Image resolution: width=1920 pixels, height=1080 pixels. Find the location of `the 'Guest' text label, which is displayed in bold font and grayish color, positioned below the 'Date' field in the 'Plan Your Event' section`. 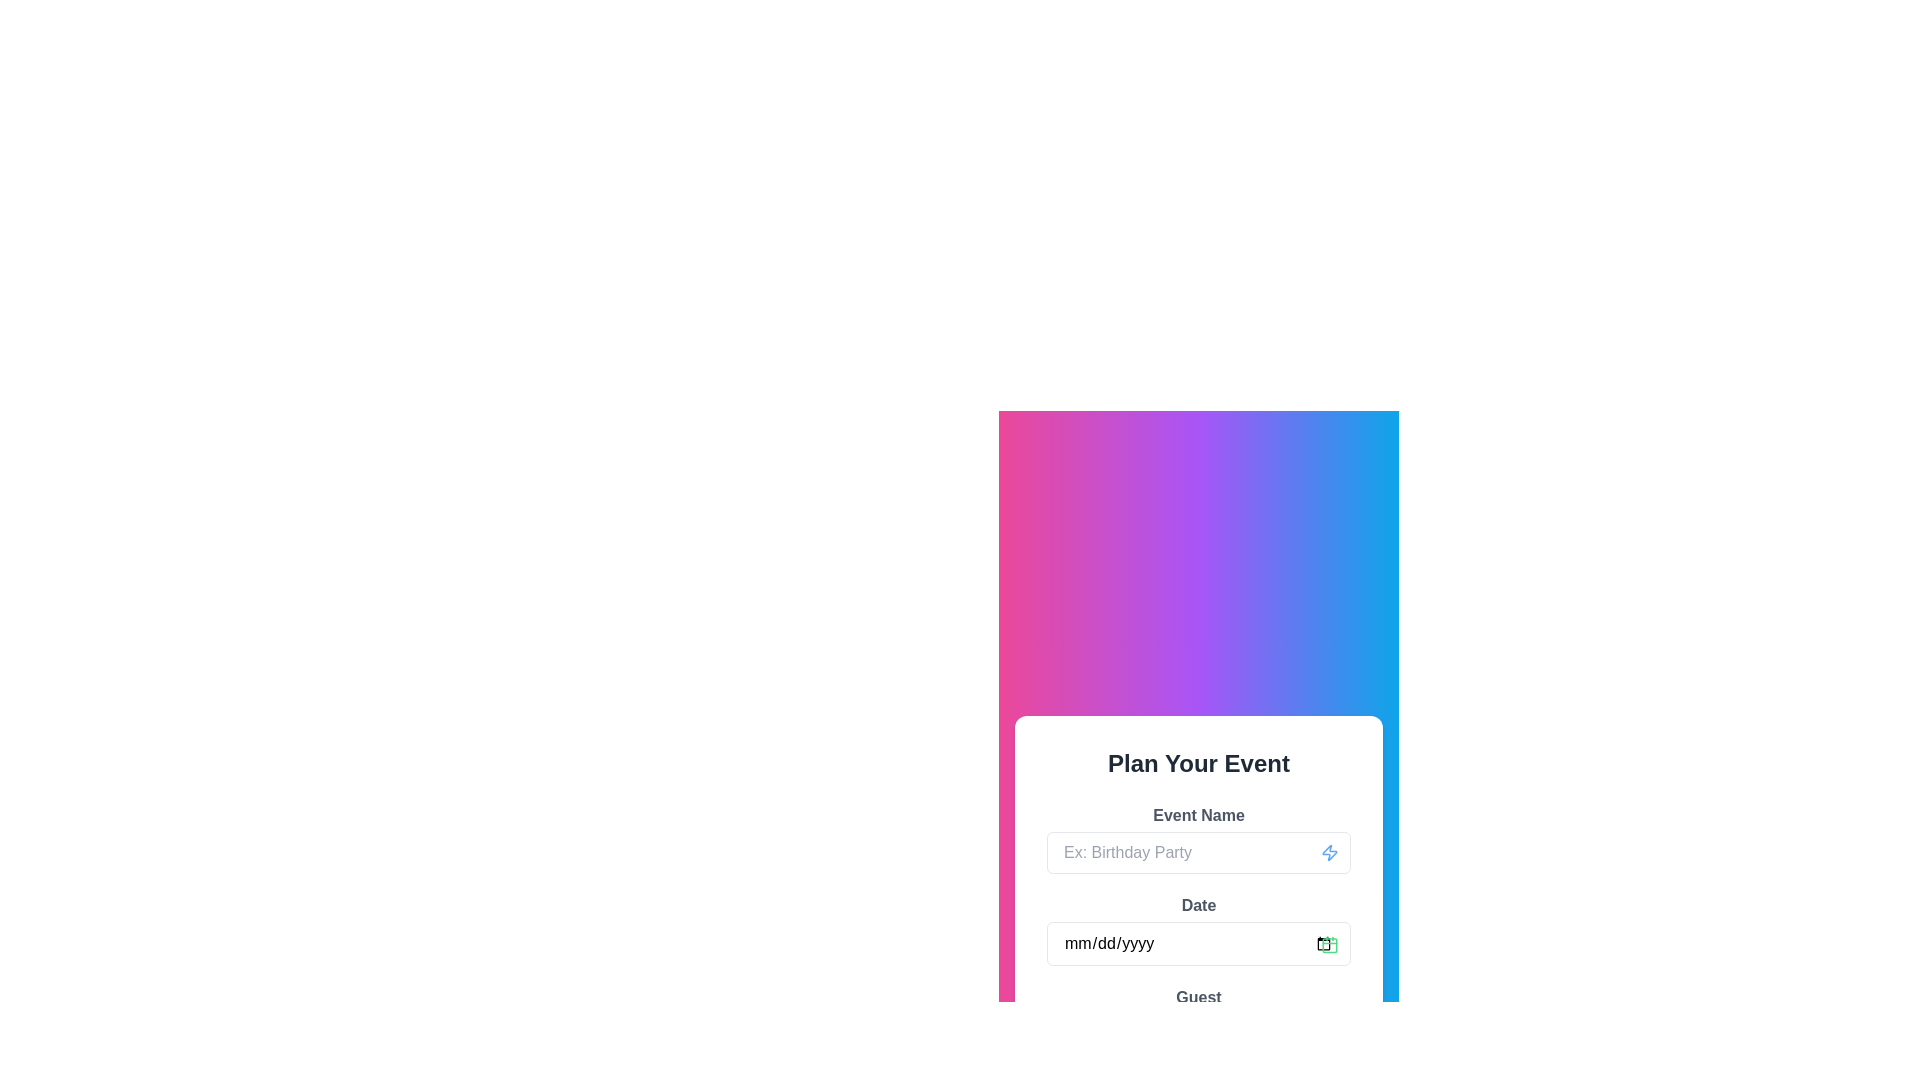

the 'Guest' text label, which is displayed in bold font and grayish color, positioned below the 'Date' field in the 'Plan Your Event' section is located at coordinates (1199, 996).